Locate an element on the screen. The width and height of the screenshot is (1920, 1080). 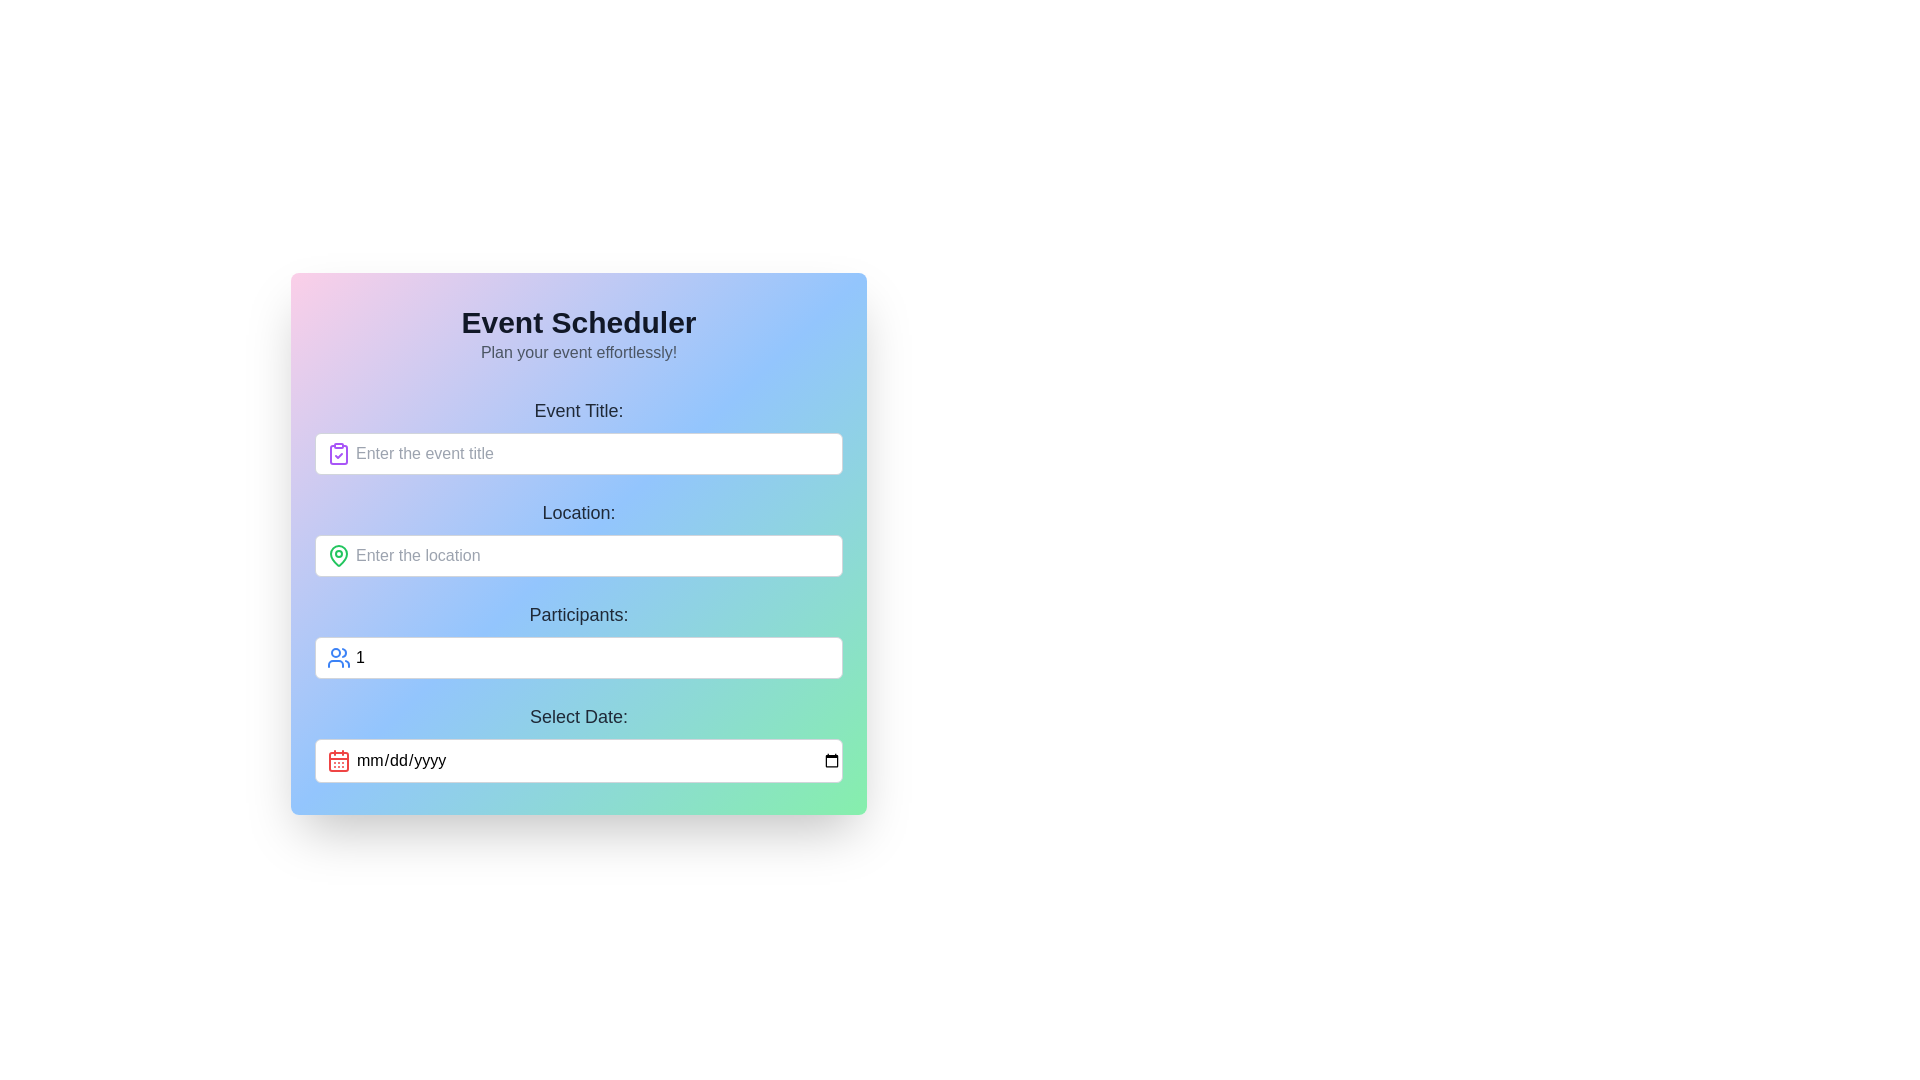
the participants icon located to the left of the input field in the 'Participants' section of the form is located at coordinates (339, 658).